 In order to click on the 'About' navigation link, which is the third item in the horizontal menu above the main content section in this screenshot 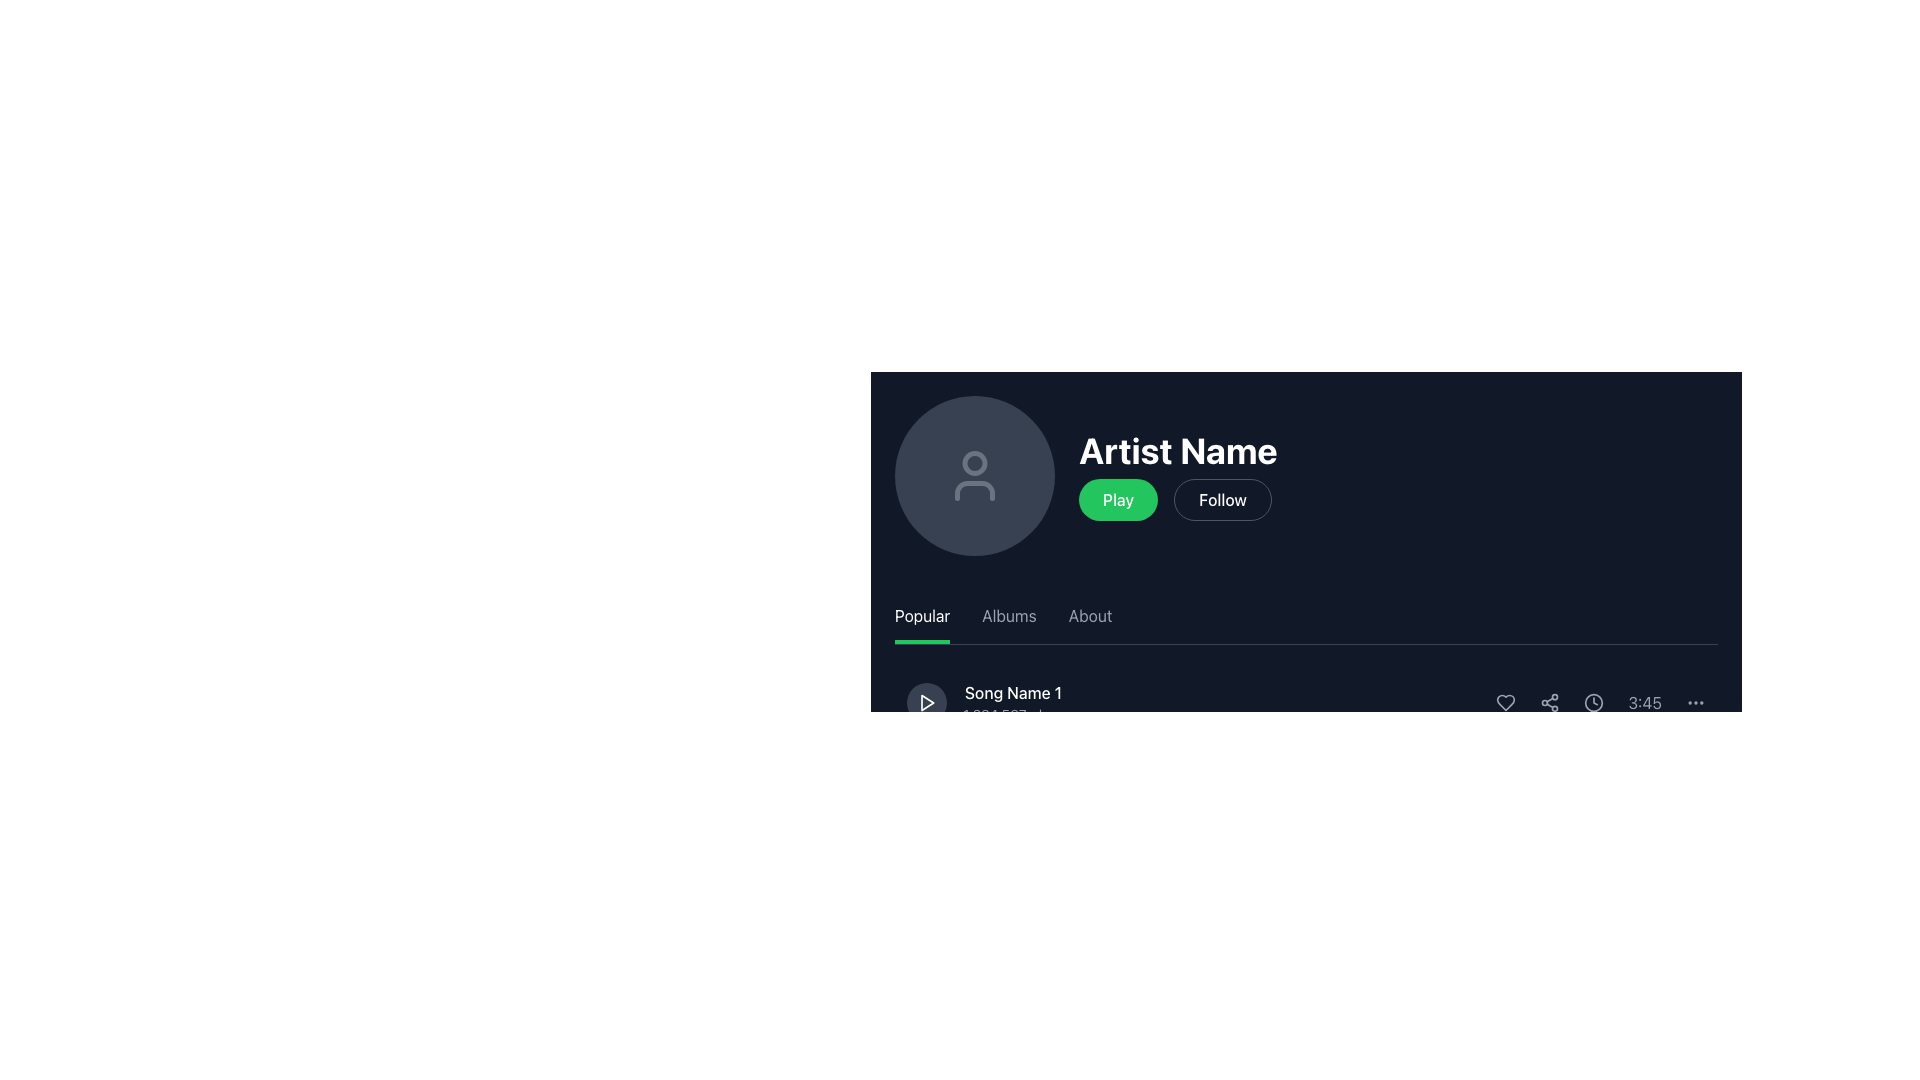, I will do `click(1089, 615)`.